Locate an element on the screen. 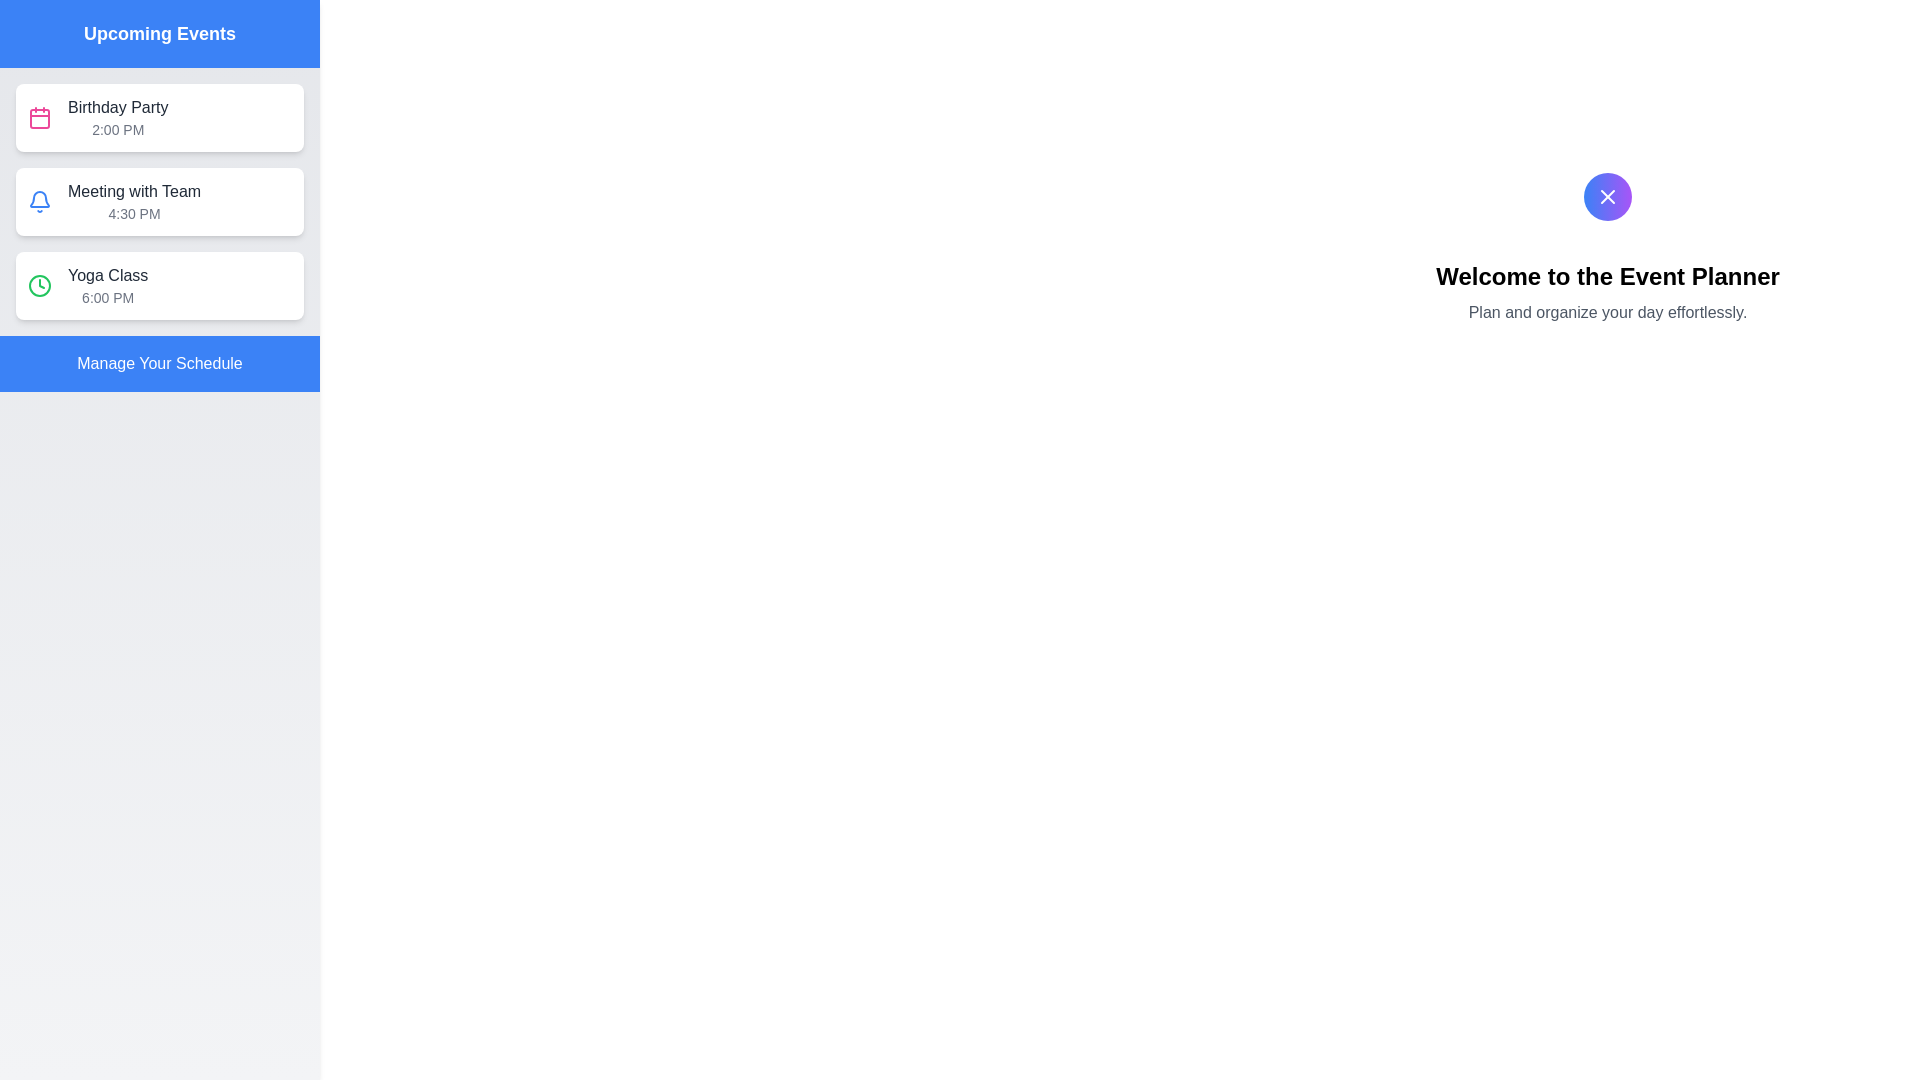  the close or cancel button, which is centered horizontally and located slightly above the 'Welcome to the Event Planner' text is located at coordinates (1608, 196).